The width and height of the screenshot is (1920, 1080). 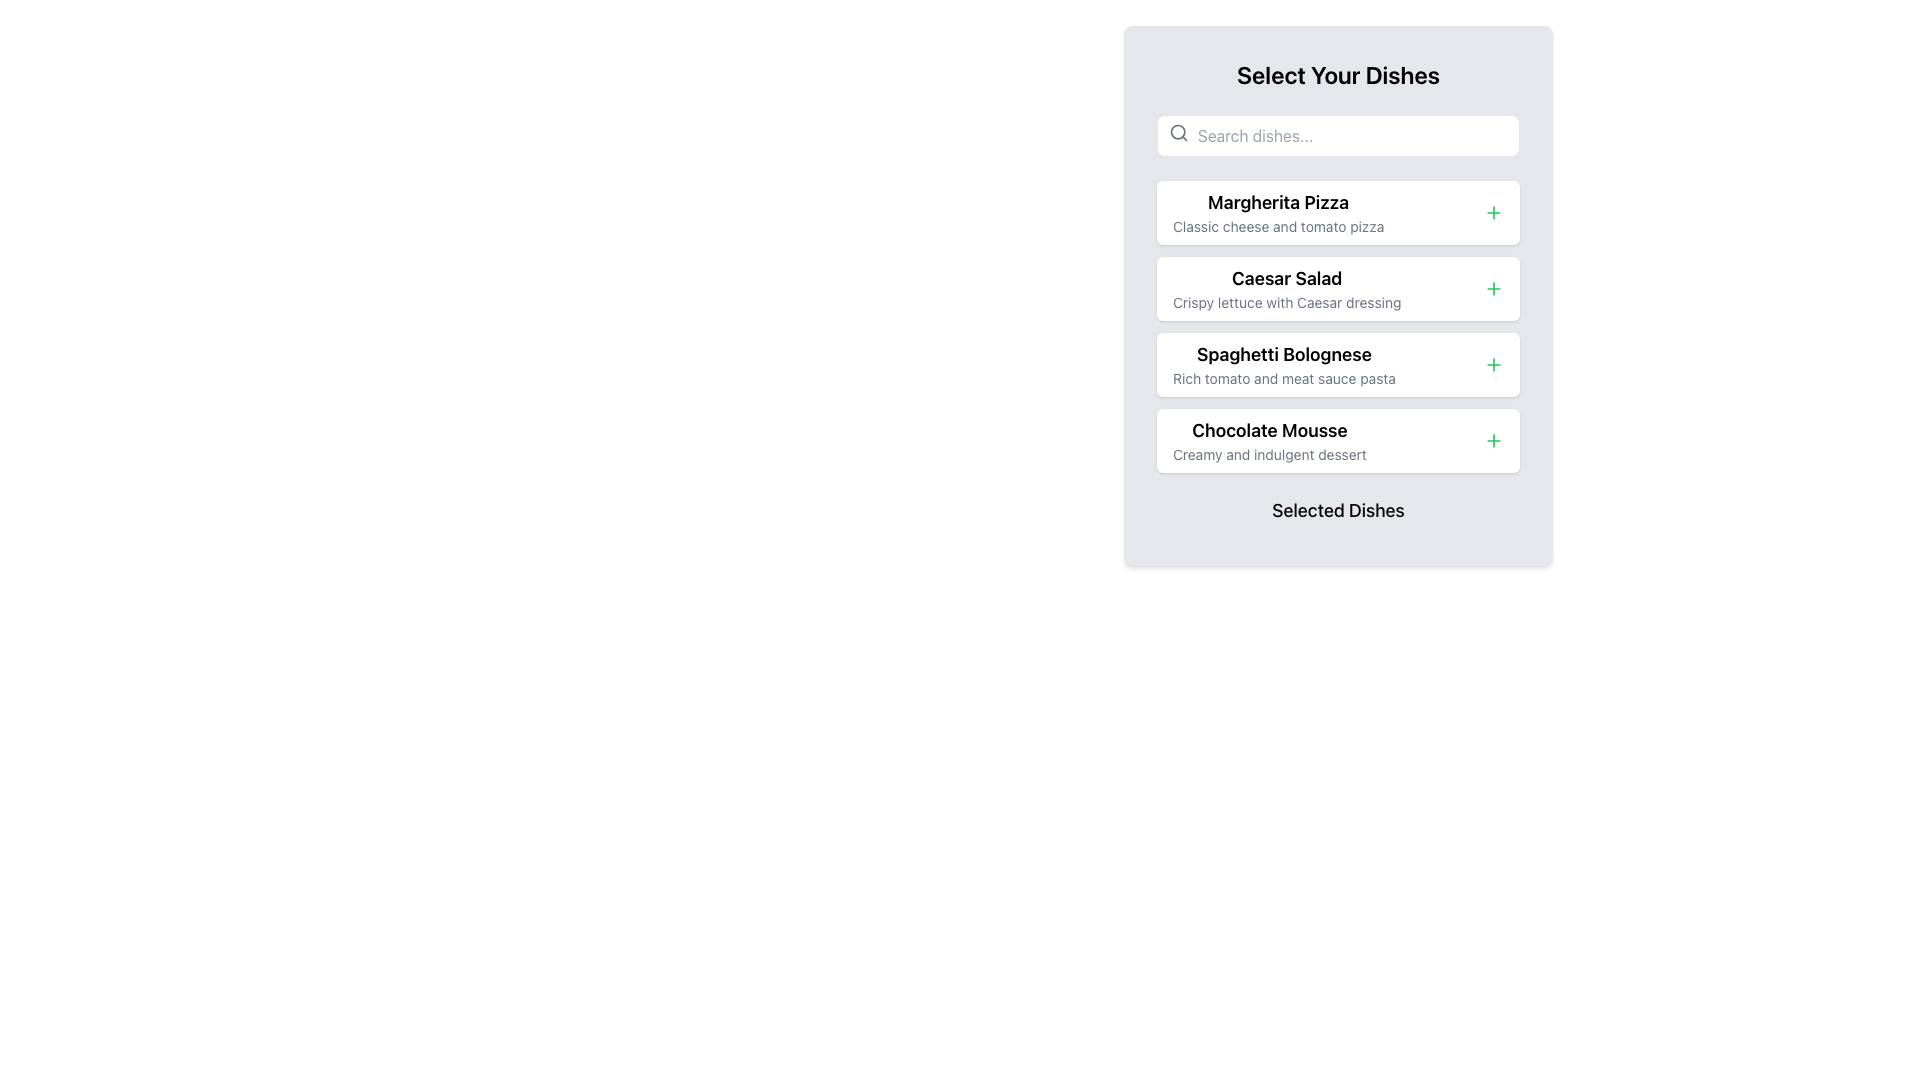 What do you see at coordinates (1338, 289) in the screenshot?
I see `the selectable item representing the 'Caesar Salad' dish, which is a menu button with a plus sign, located in the second position of the menu list` at bounding box center [1338, 289].